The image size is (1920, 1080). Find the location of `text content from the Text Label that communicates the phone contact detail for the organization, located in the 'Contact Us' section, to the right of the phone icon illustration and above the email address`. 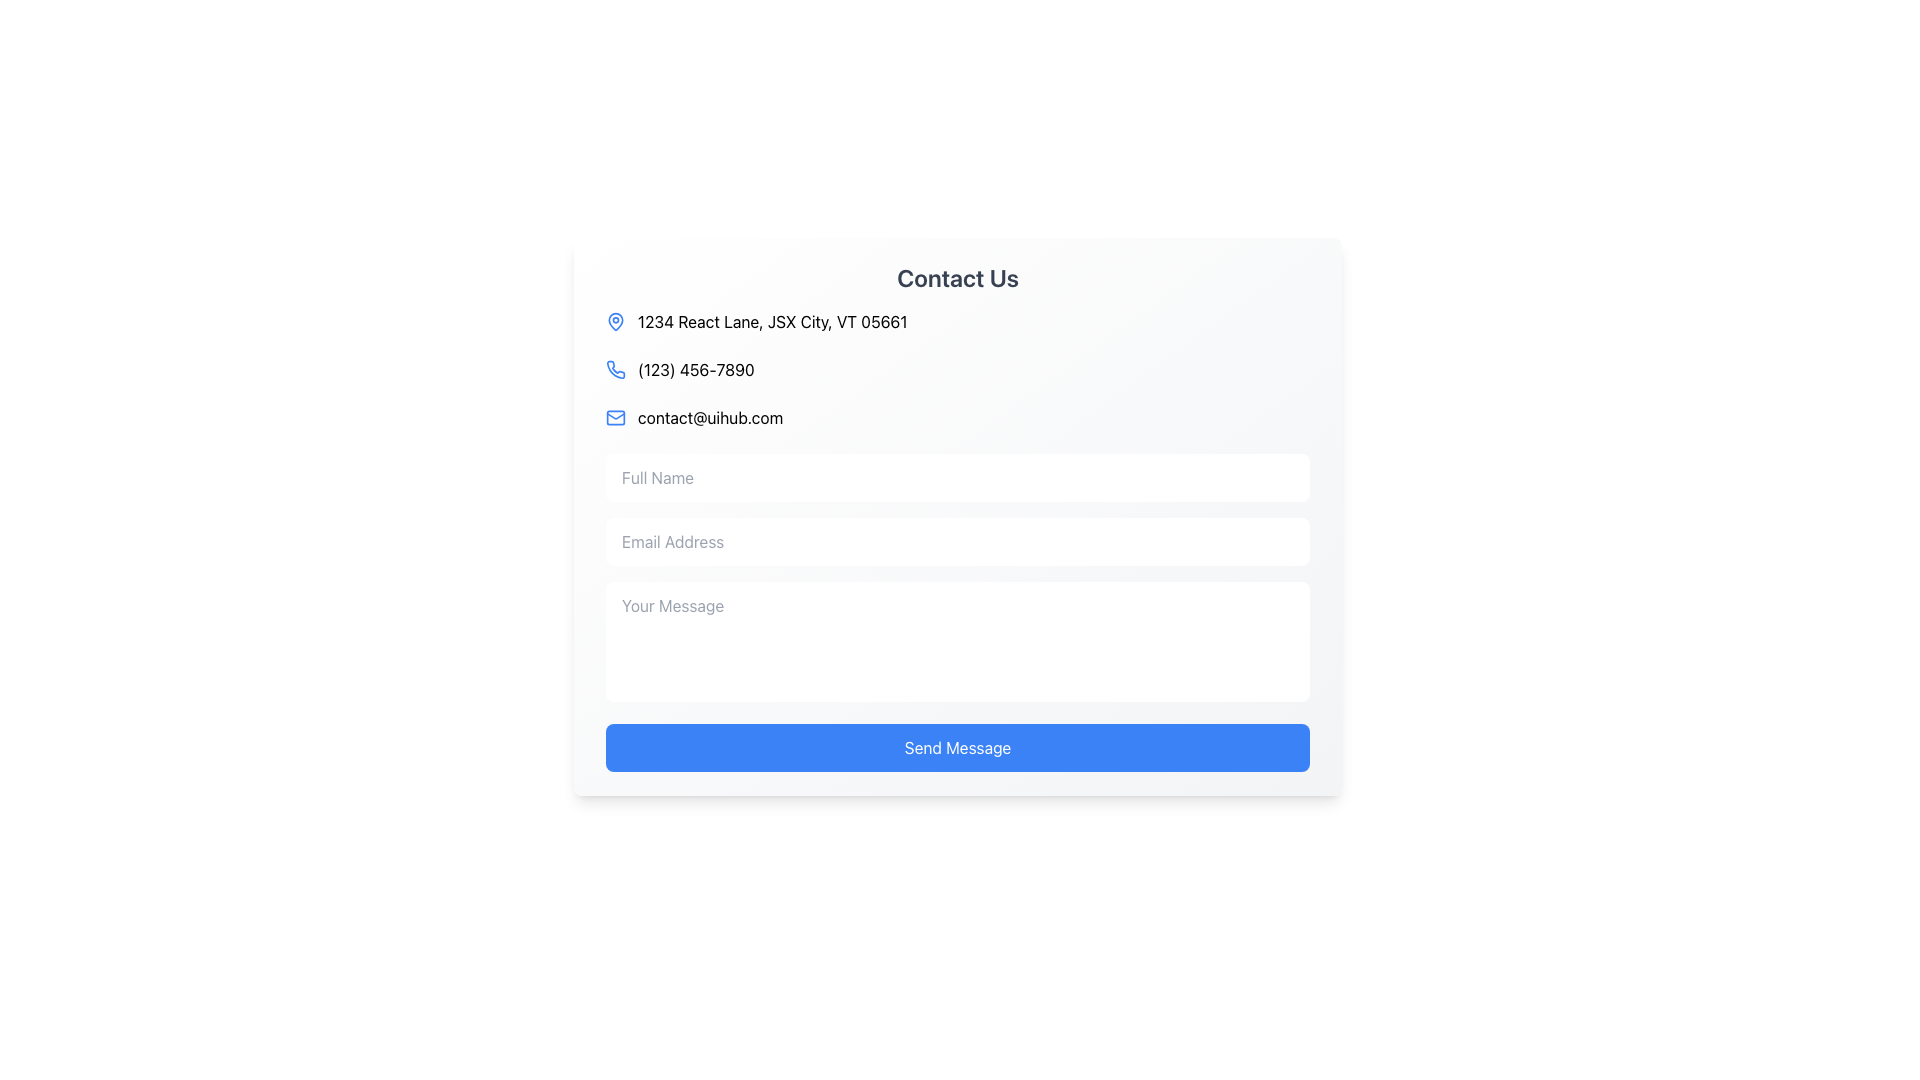

text content from the Text Label that communicates the phone contact detail for the organization, located in the 'Contact Us' section, to the right of the phone icon illustration and above the email address is located at coordinates (696, 370).